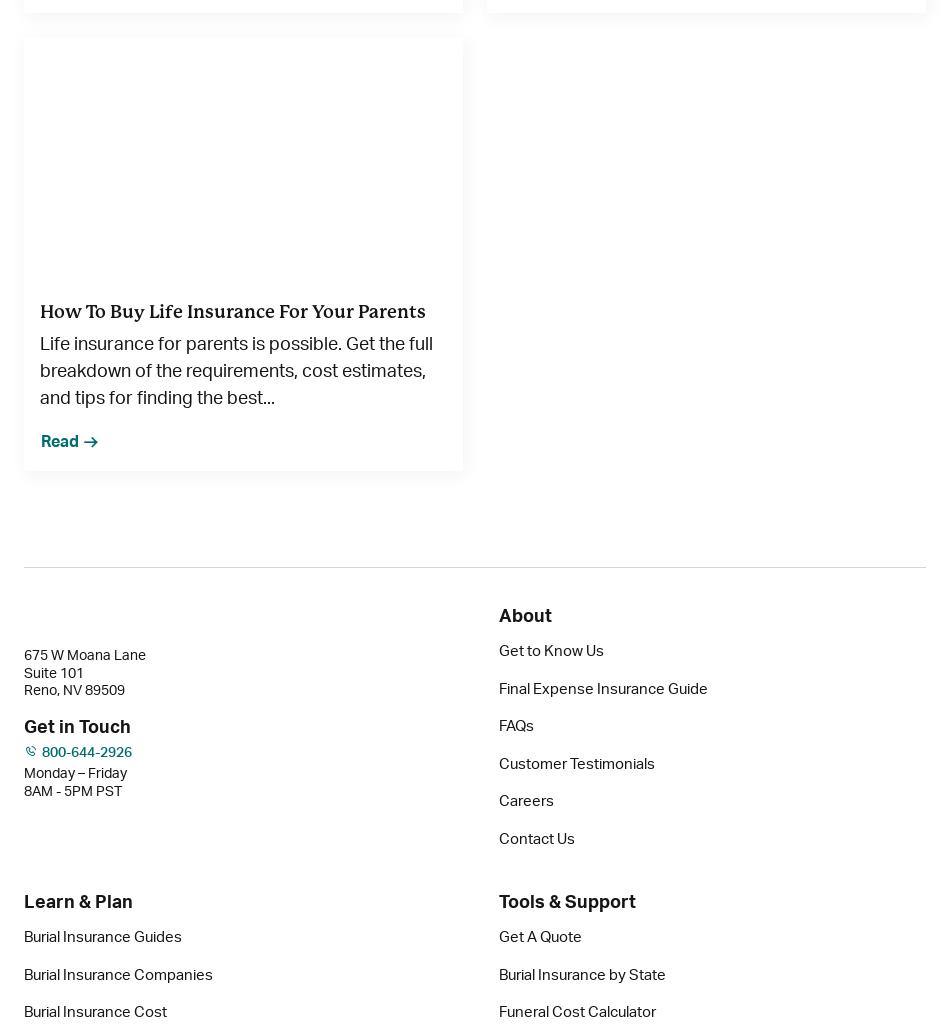 The image size is (950, 1034). What do you see at coordinates (118, 973) in the screenshot?
I see `'Burial Insurance Companies'` at bounding box center [118, 973].